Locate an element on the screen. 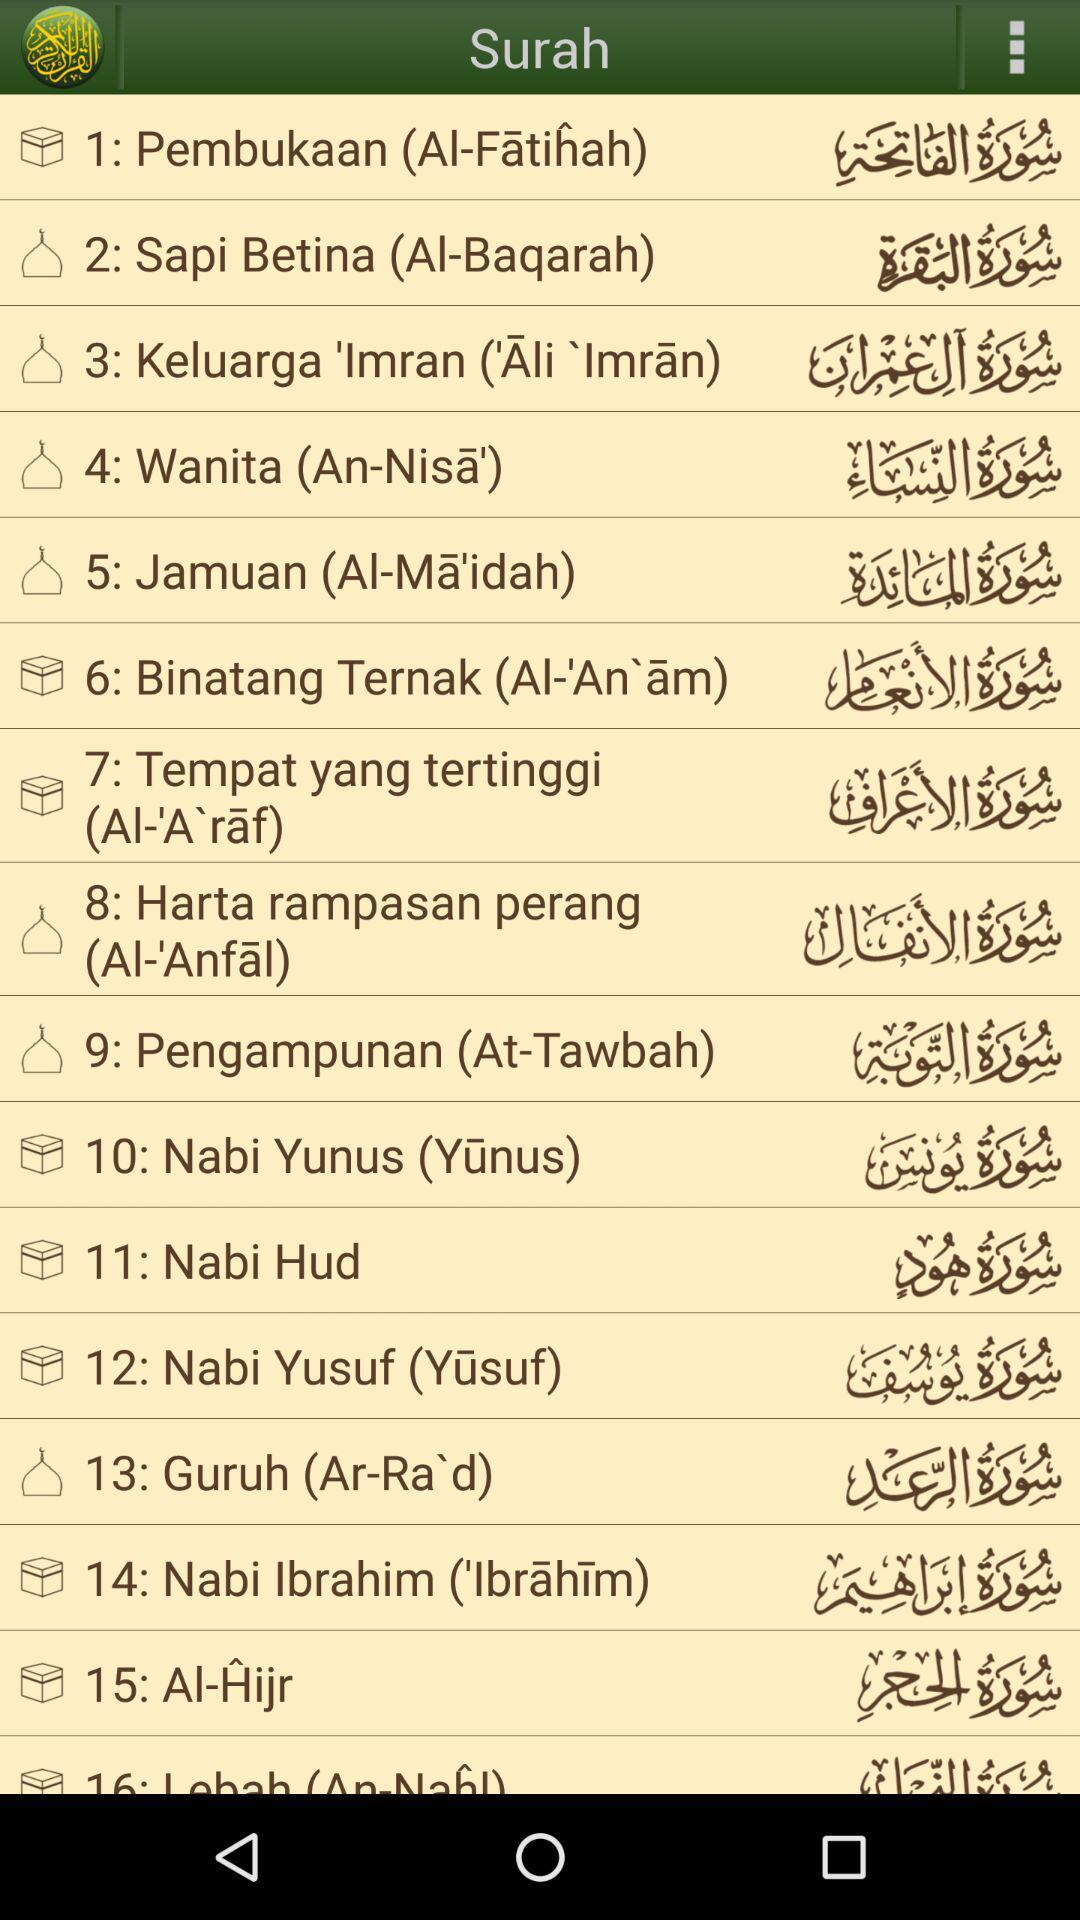  the 8 harta rampasan icon is located at coordinates (424, 927).